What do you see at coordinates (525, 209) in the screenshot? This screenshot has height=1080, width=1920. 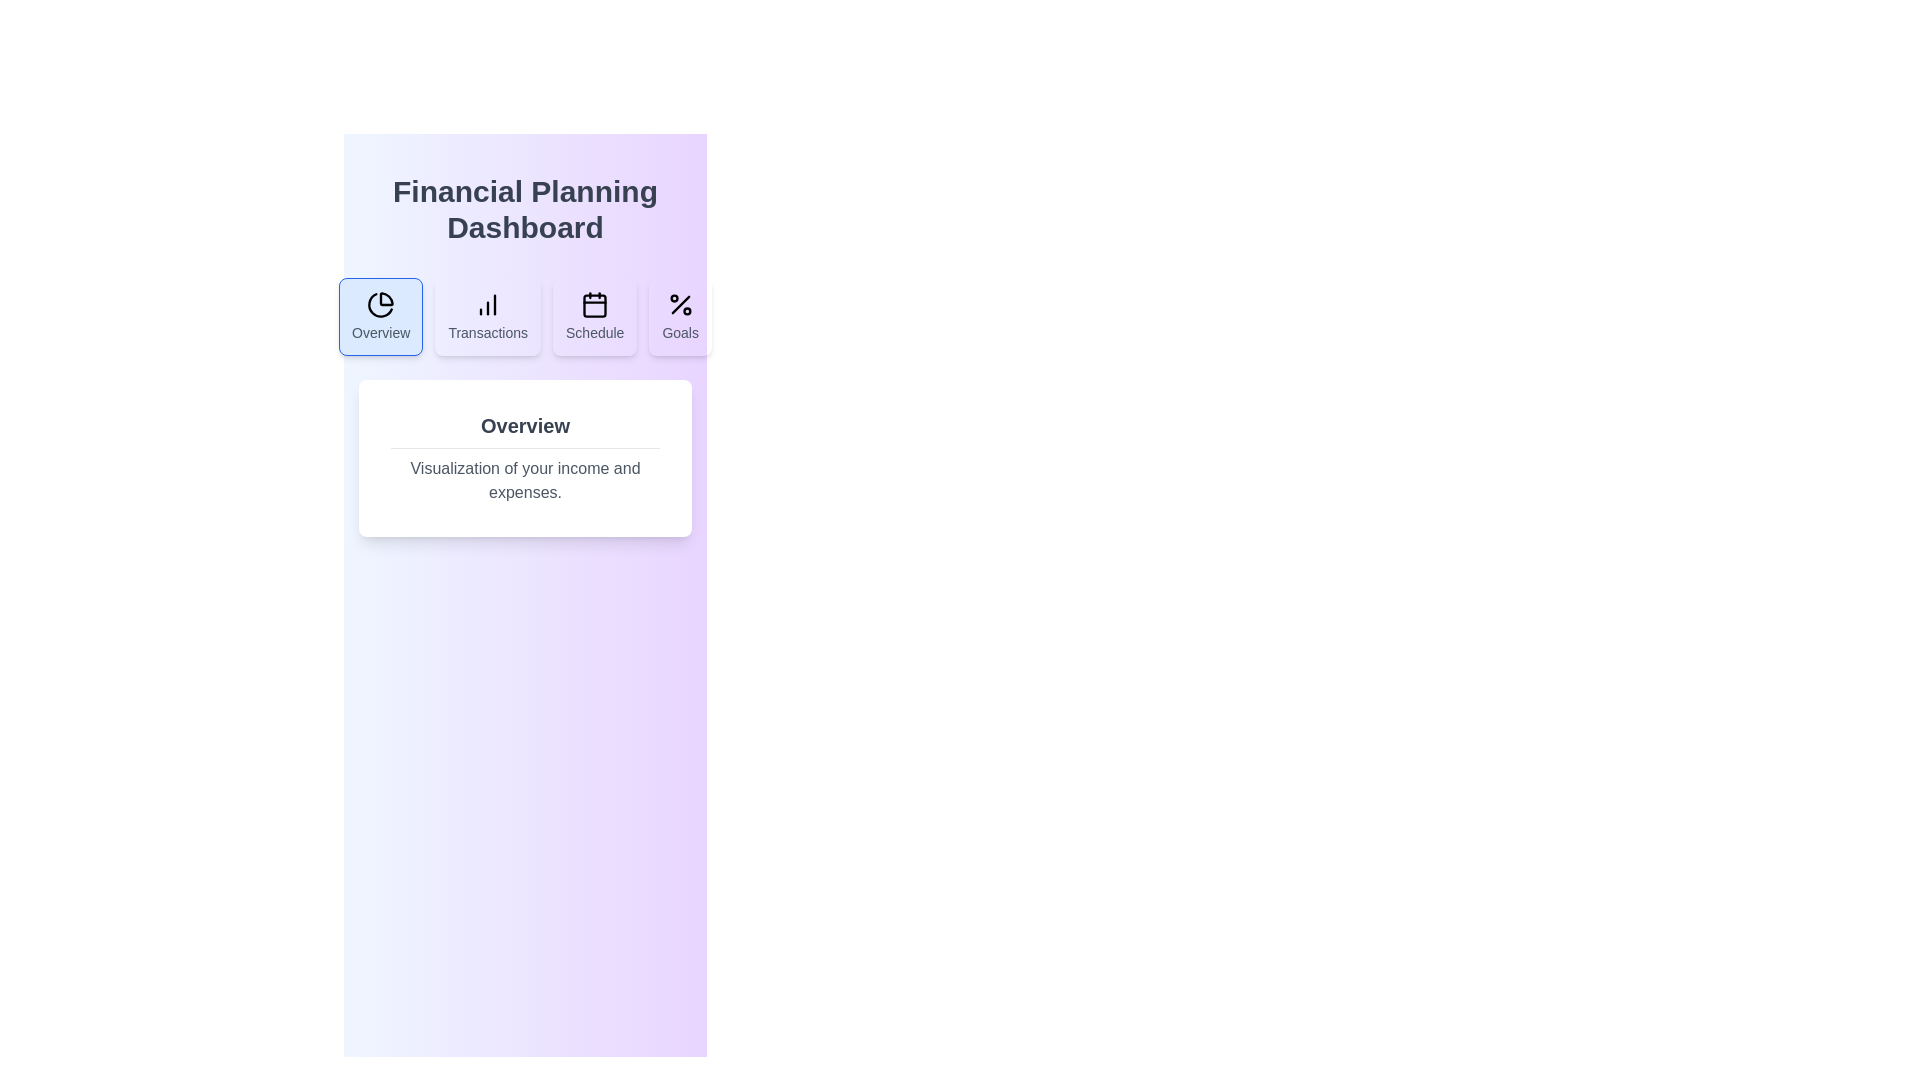 I see `text element titled 'Financial Planning Dashboard' displayed in large, bold, dark gray font at the top of the page` at bounding box center [525, 209].